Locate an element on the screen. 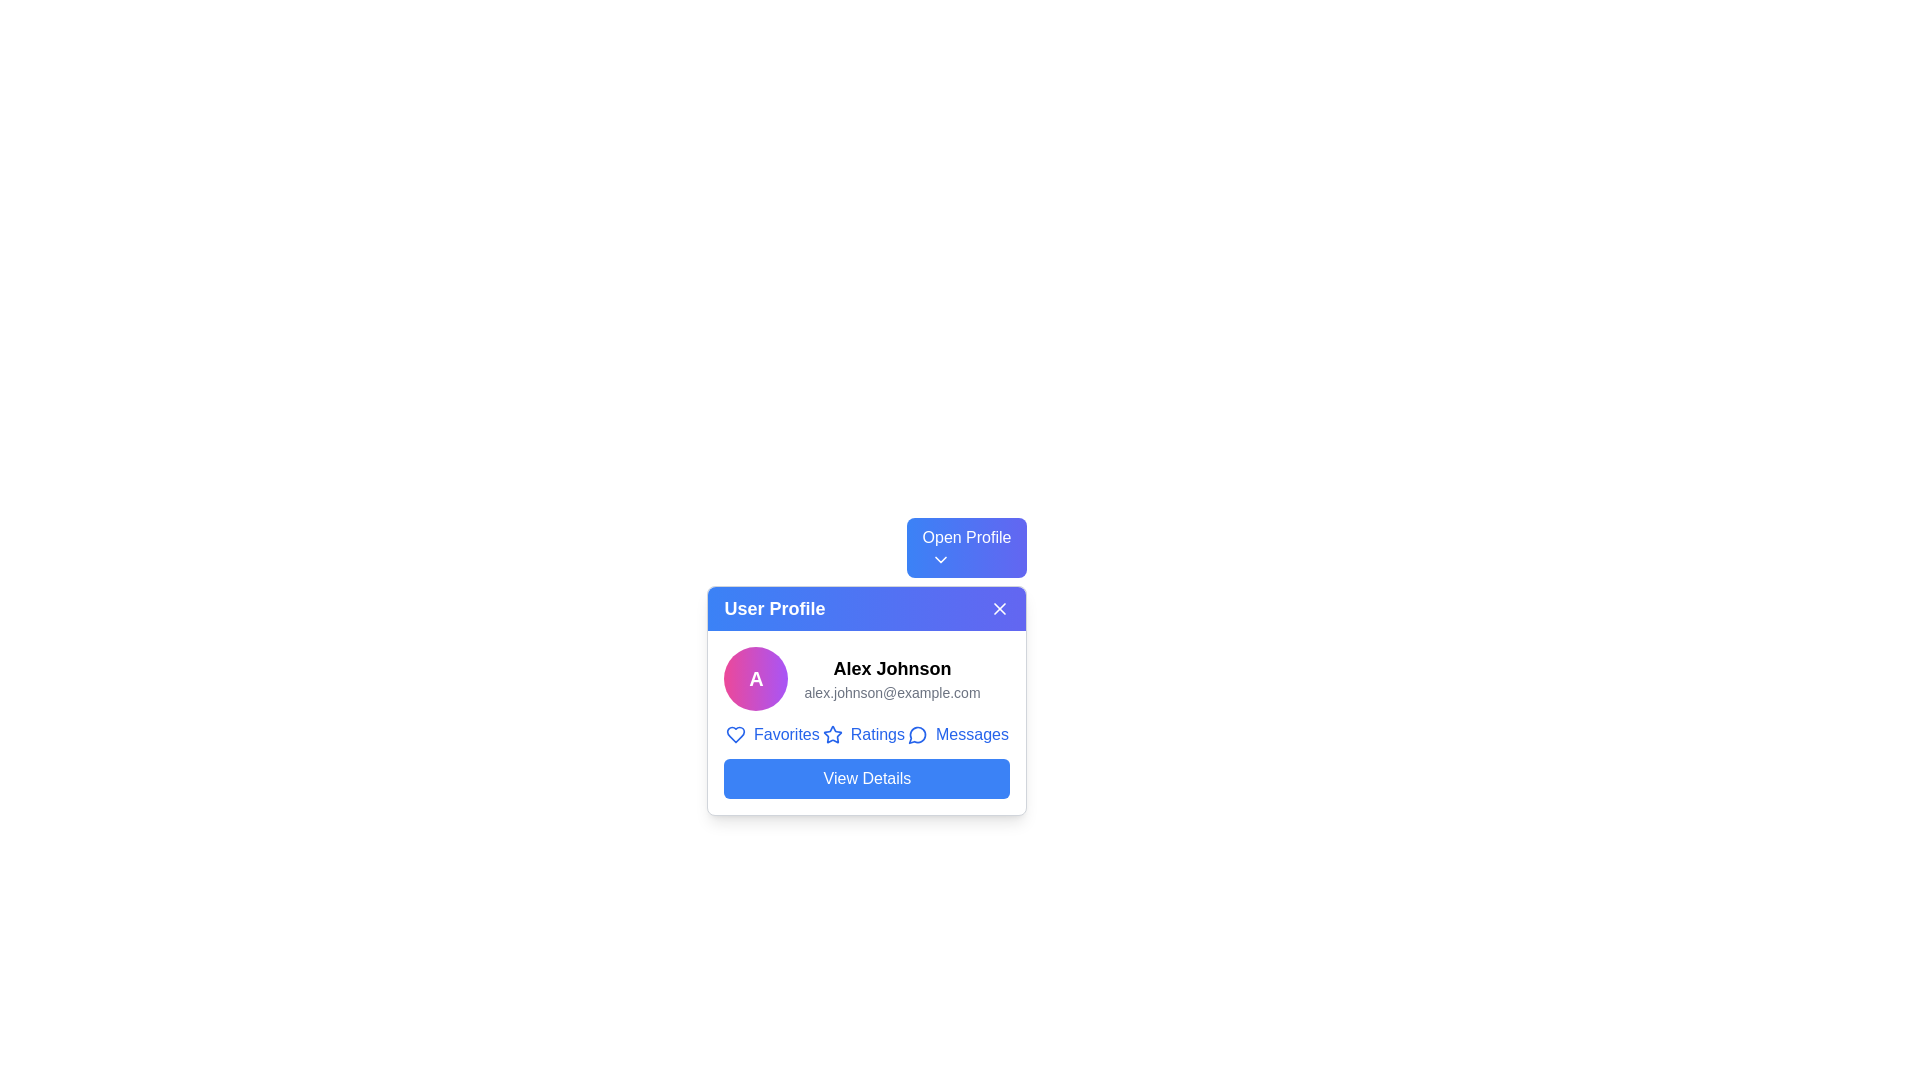 This screenshot has width=1920, height=1080. the 'Ratings' interactive link located in the horizontal menu bar between 'Favorites' and 'Messages' is located at coordinates (863, 735).